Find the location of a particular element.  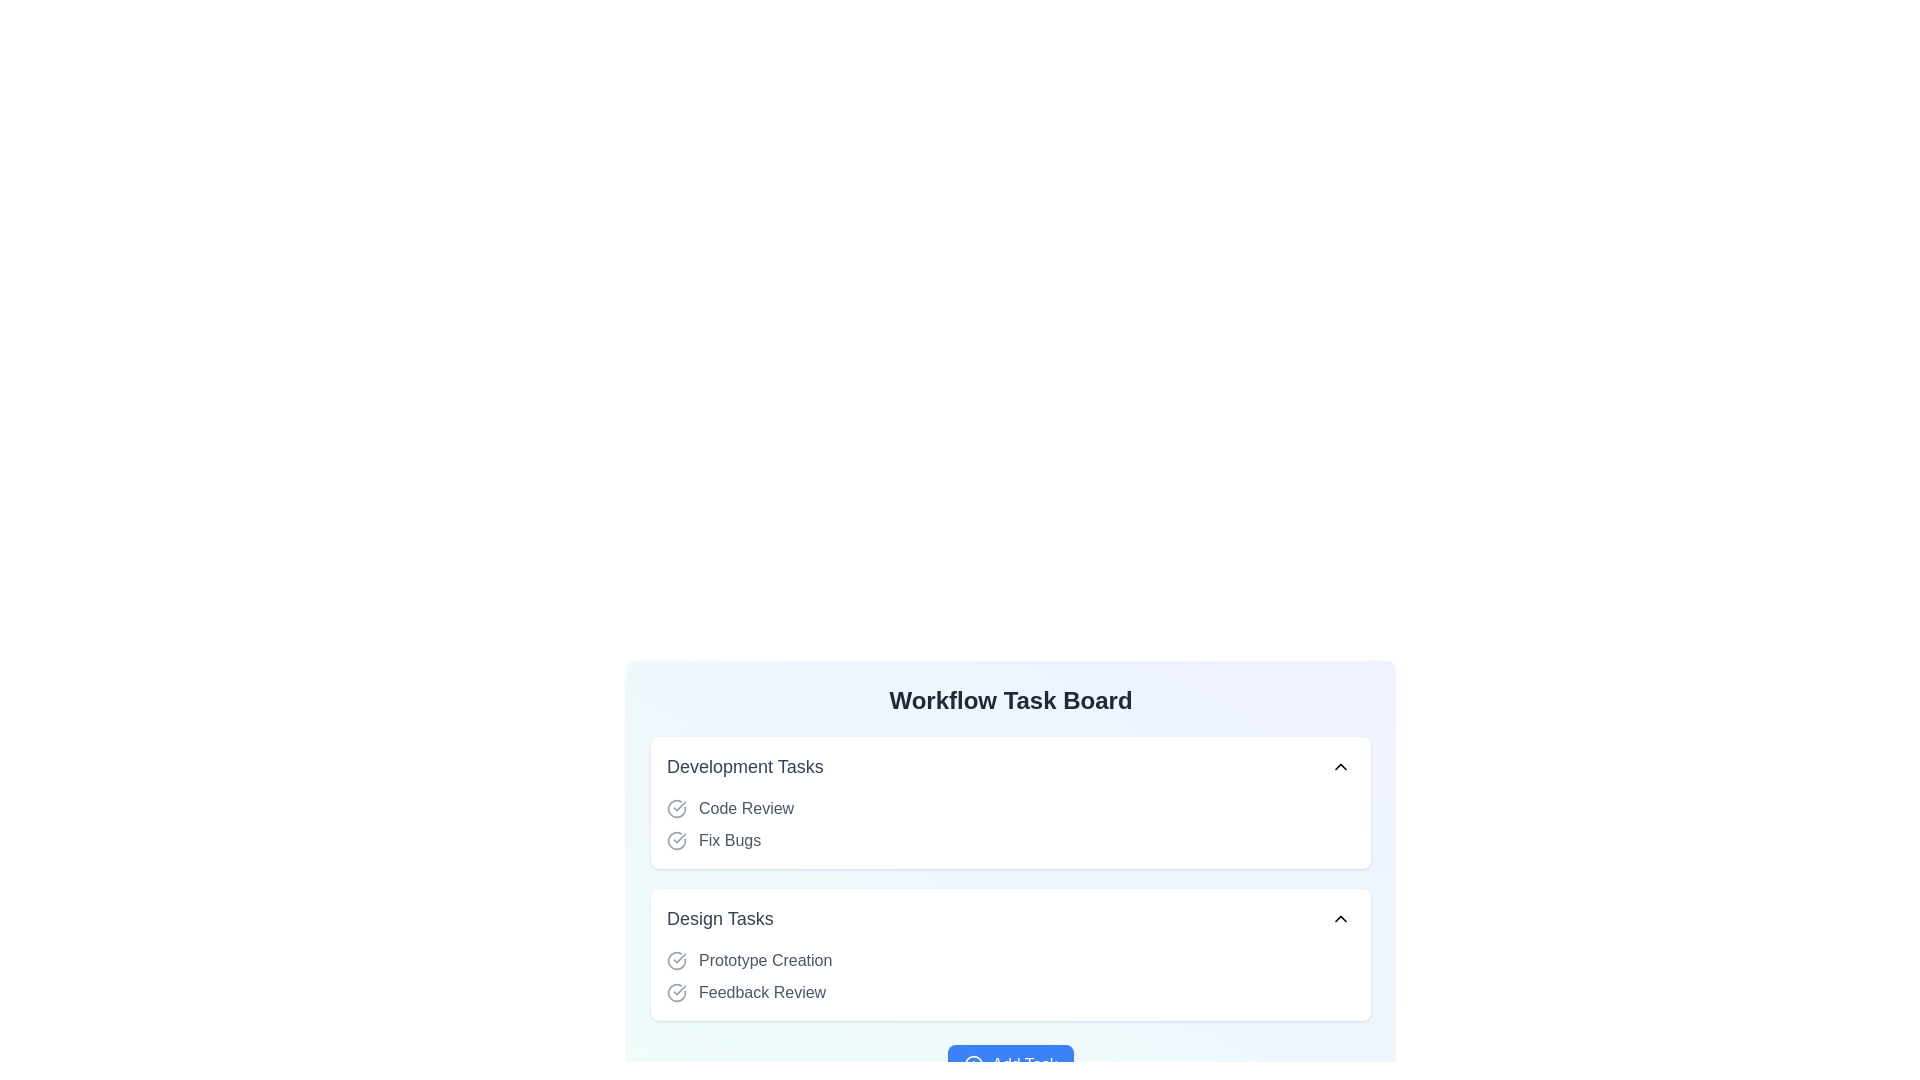

the Collapsible section toggle button located to the far right side of the 'Design Tasks' header is located at coordinates (1340, 918).